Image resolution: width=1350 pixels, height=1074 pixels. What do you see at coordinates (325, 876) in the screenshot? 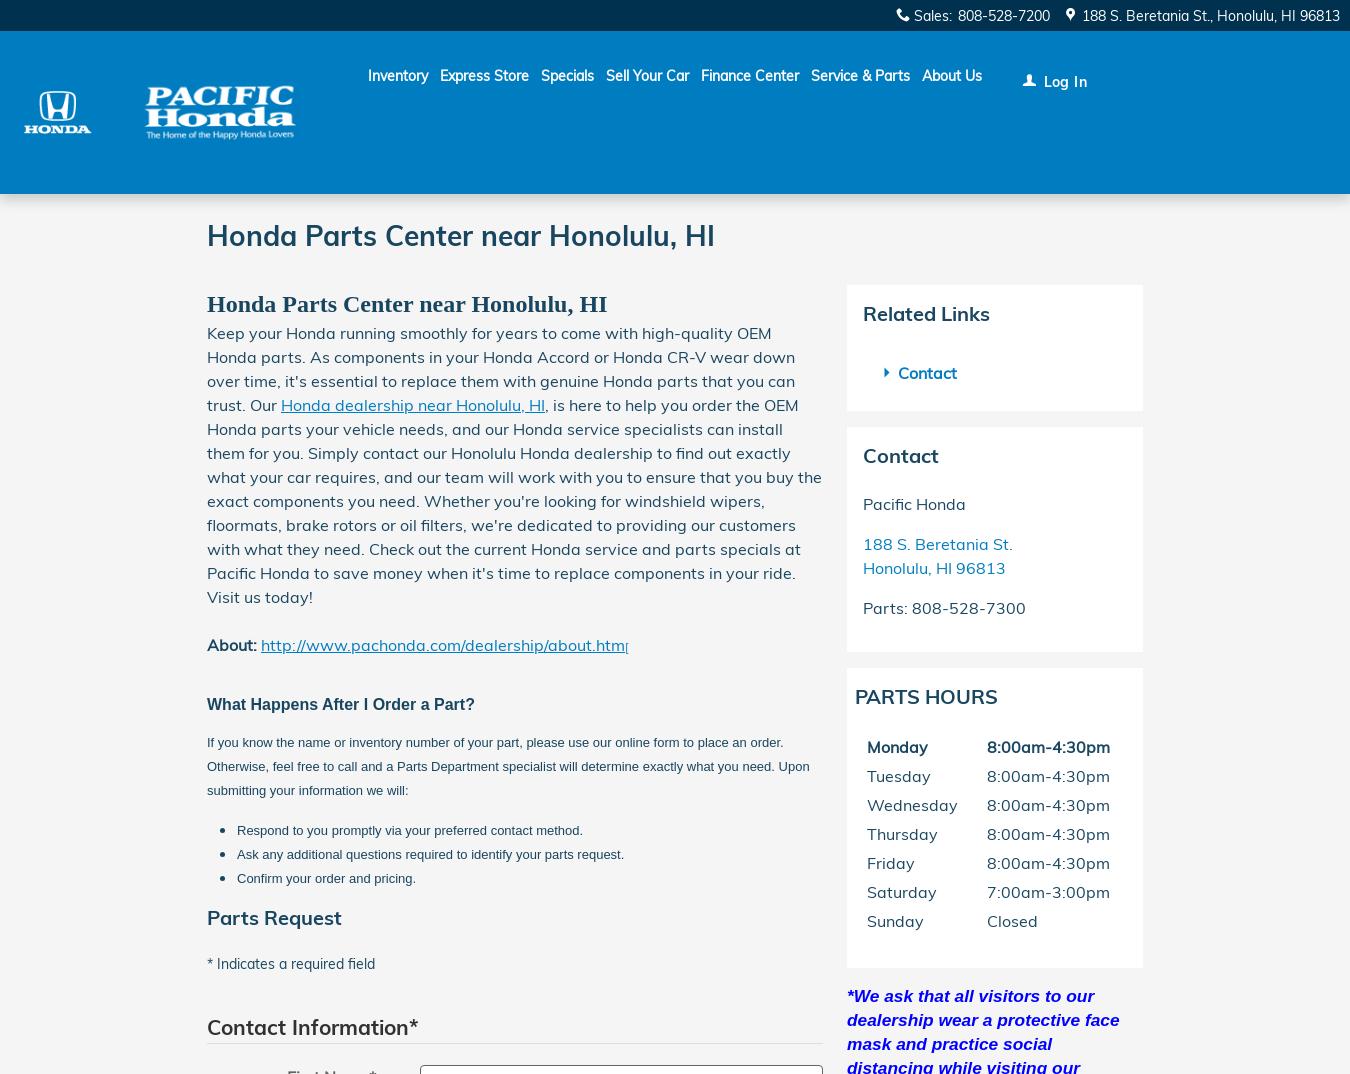
I see `'Confirm your order and 
pricing.'` at bounding box center [325, 876].